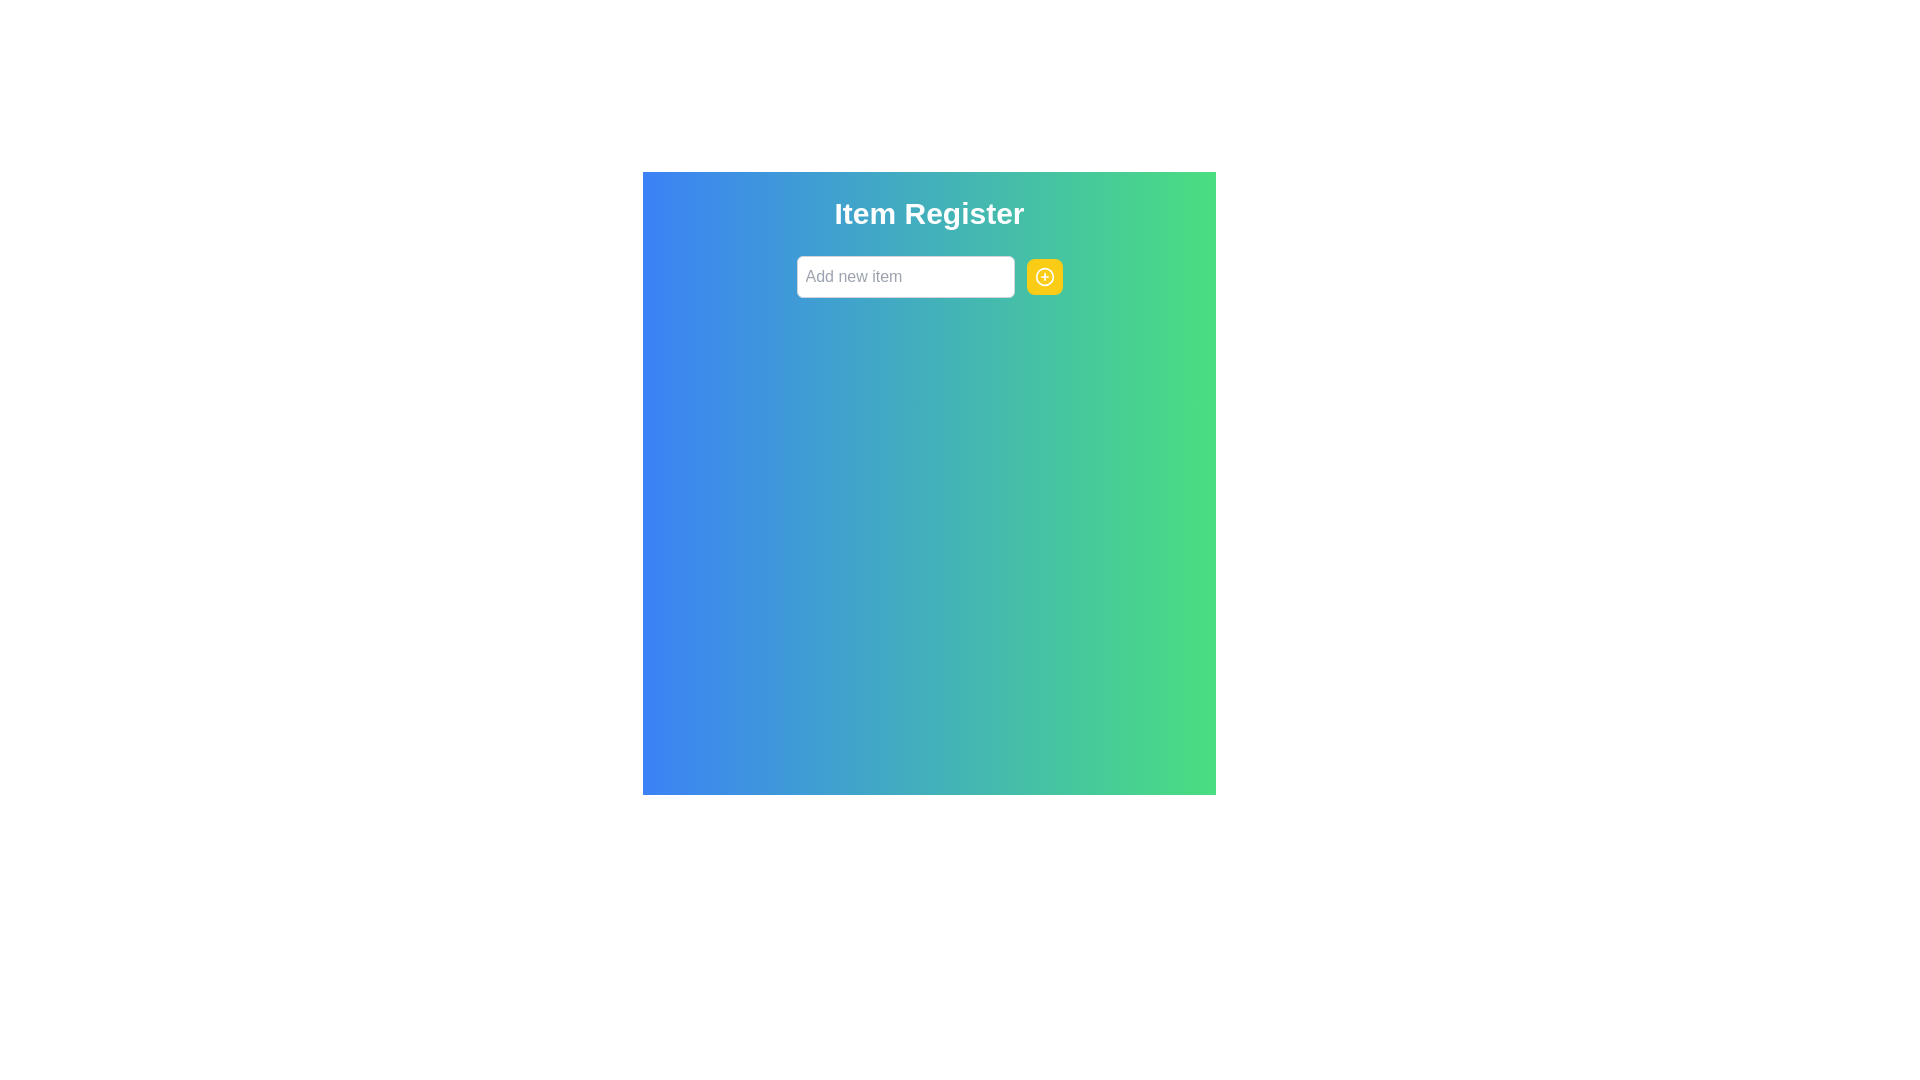 This screenshot has width=1920, height=1080. What do you see at coordinates (1043, 277) in the screenshot?
I see `the circular icon button with a plus sign, which is located beneath the 'Item Register' title` at bounding box center [1043, 277].